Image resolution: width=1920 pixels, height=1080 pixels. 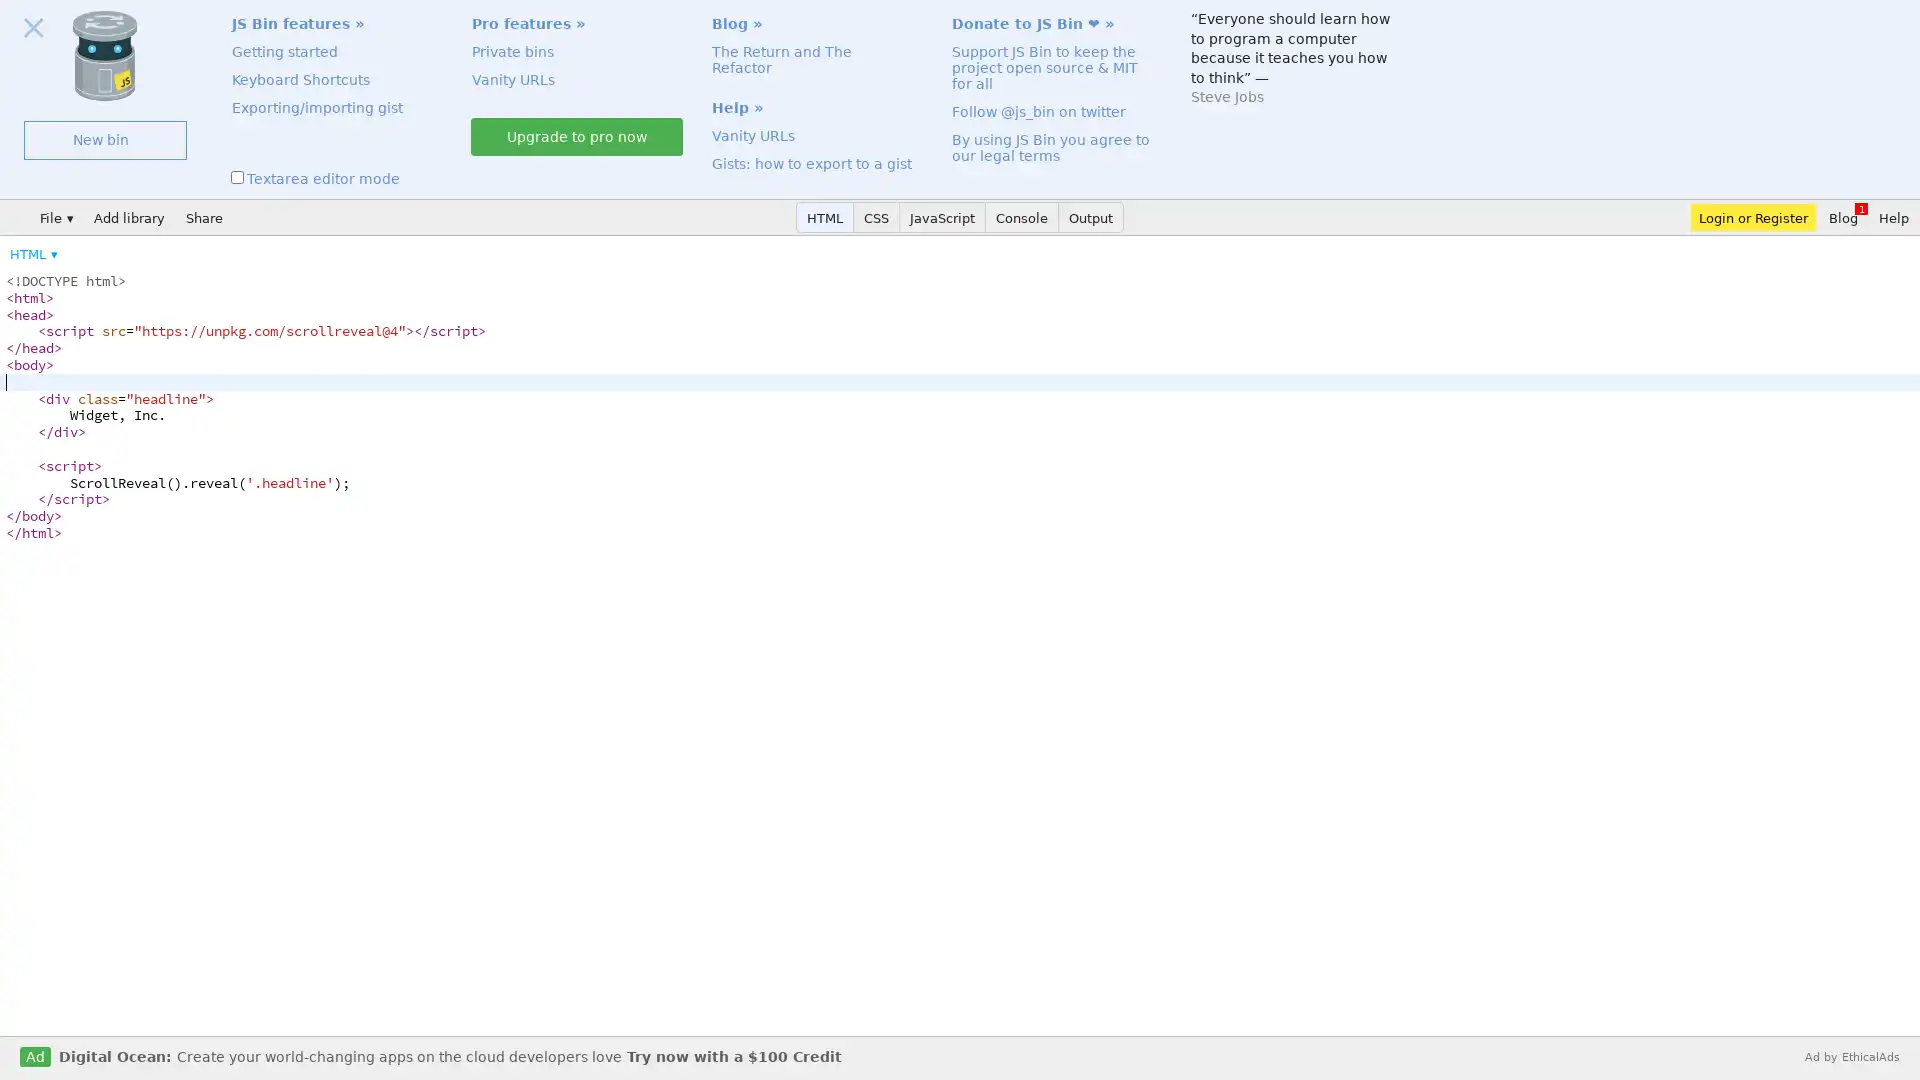 I want to click on Console Panel: Inactive, so click(x=1022, y=217).